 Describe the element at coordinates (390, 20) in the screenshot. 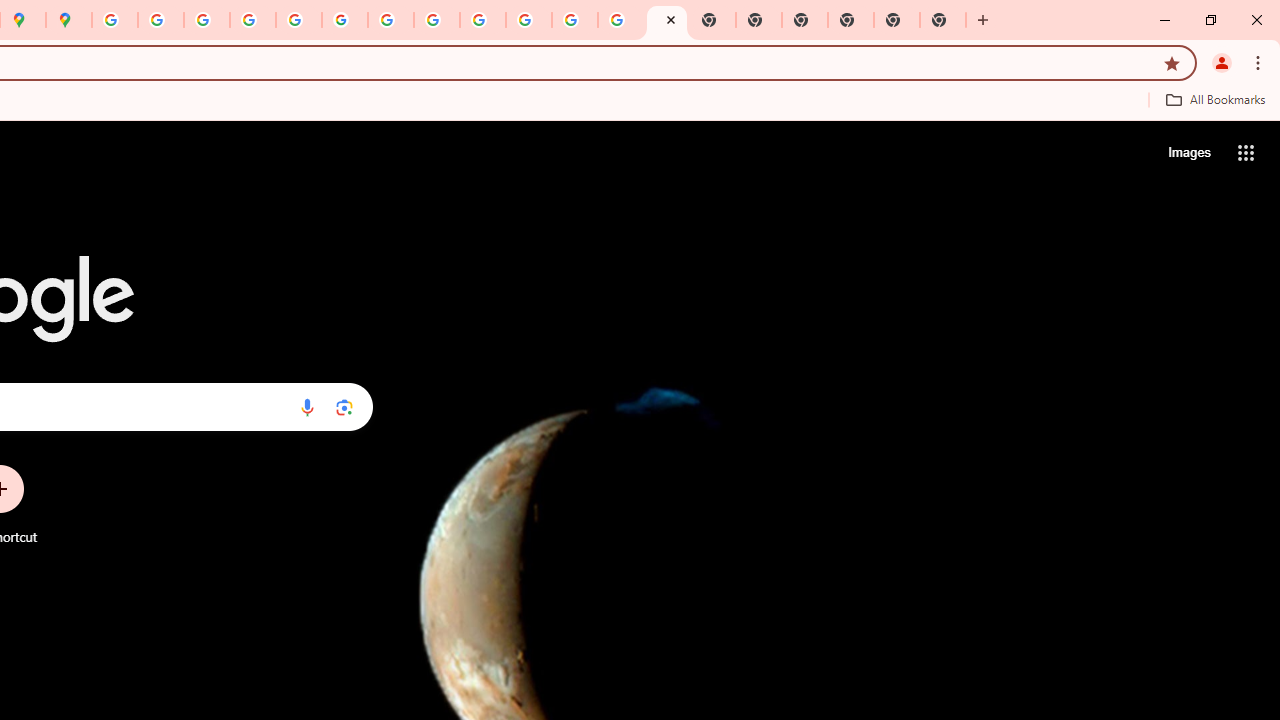

I see `'YouTube'` at that location.